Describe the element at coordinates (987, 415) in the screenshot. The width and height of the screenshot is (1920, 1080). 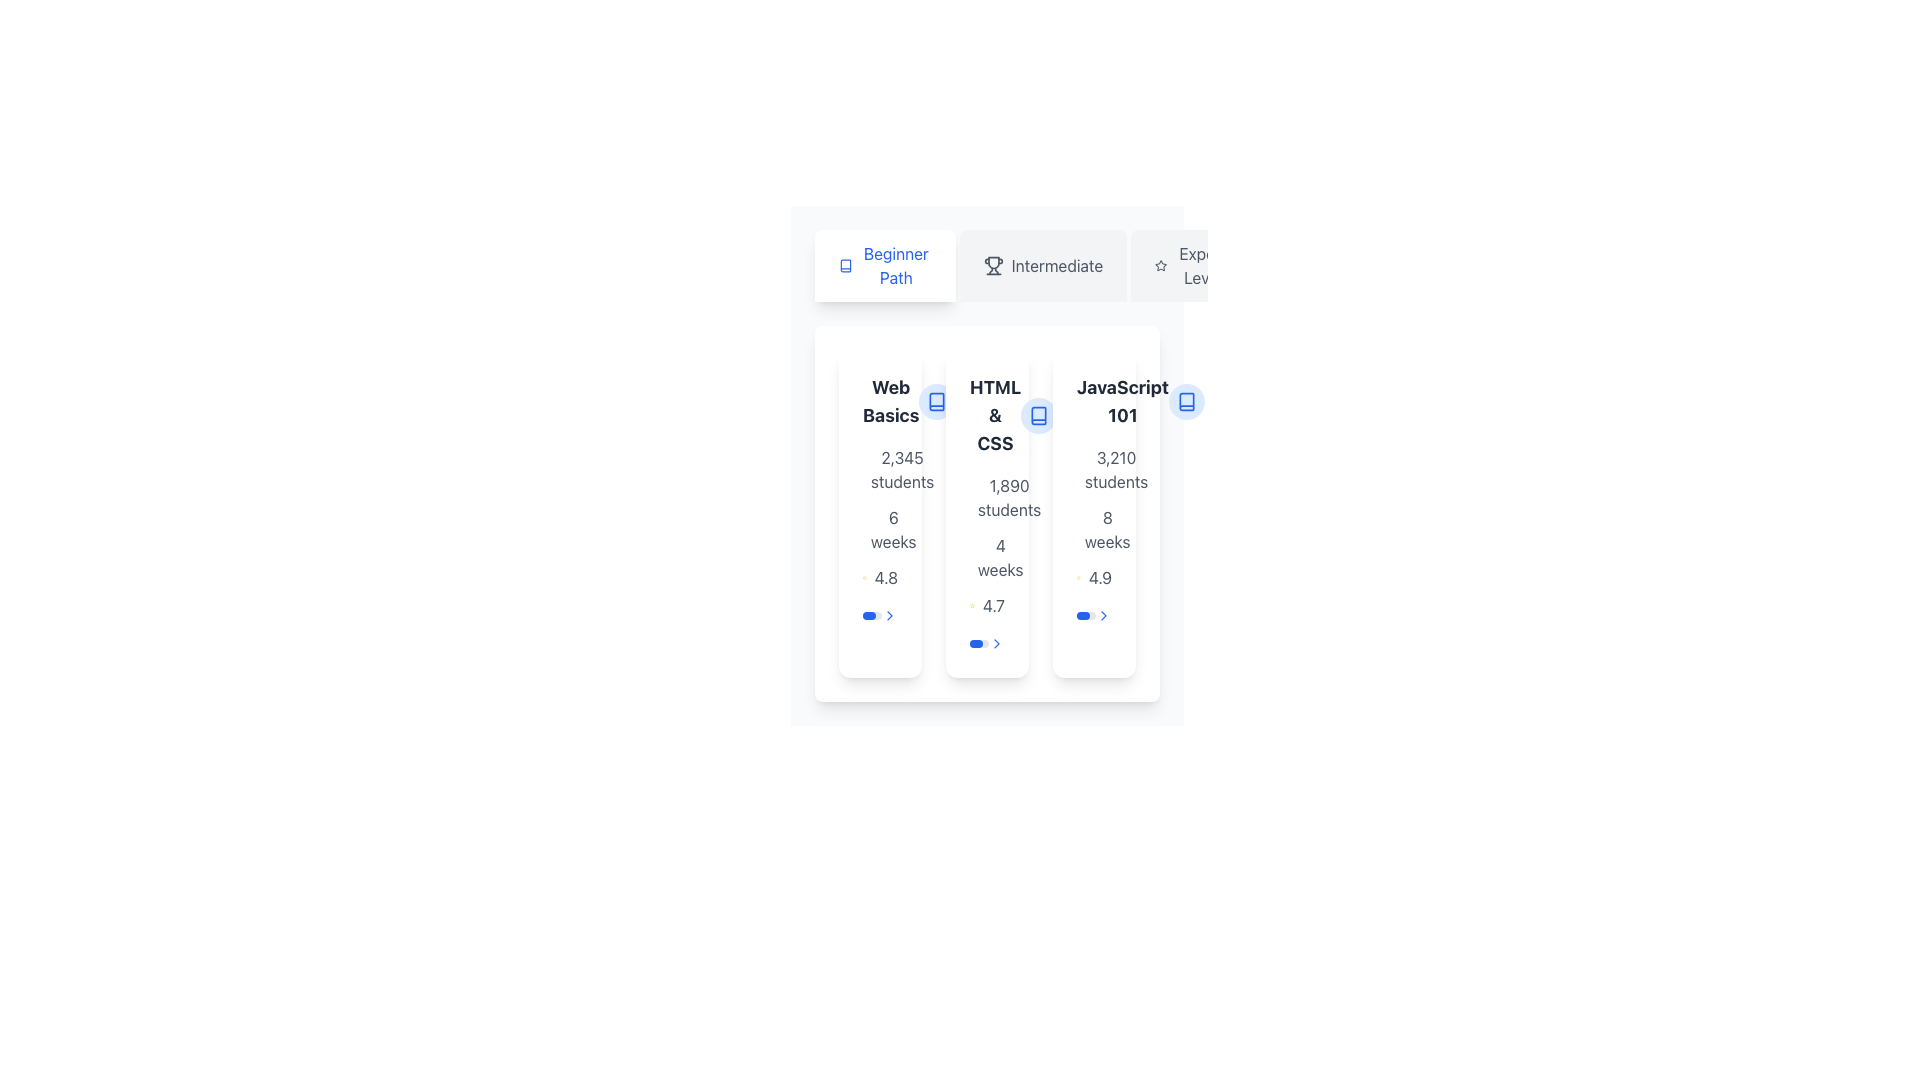
I see `text label indicating the course title 'HTML & CSS' located at the top of the second card in a set of three horizontally aligned cards` at that location.